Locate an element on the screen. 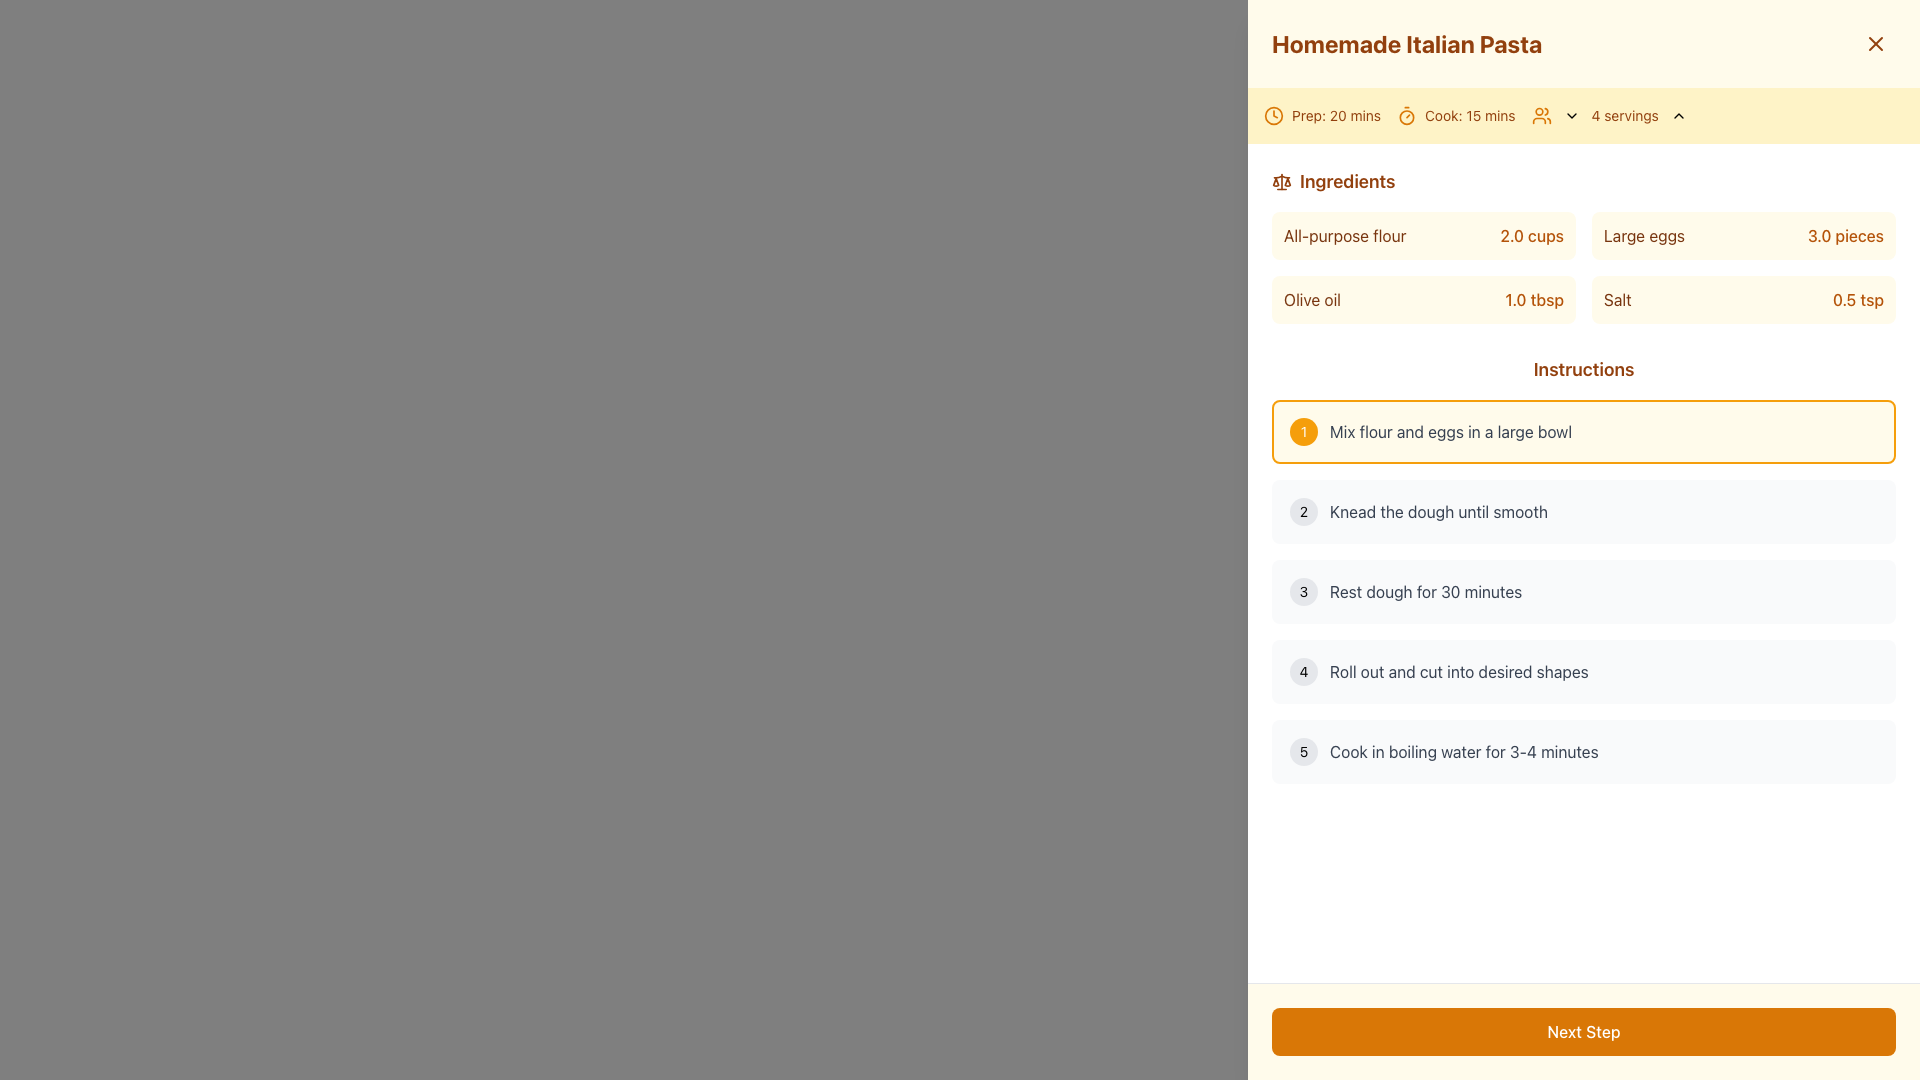  the downward-pointing chevron icon in the header section is located at coordinates (1570, 115).